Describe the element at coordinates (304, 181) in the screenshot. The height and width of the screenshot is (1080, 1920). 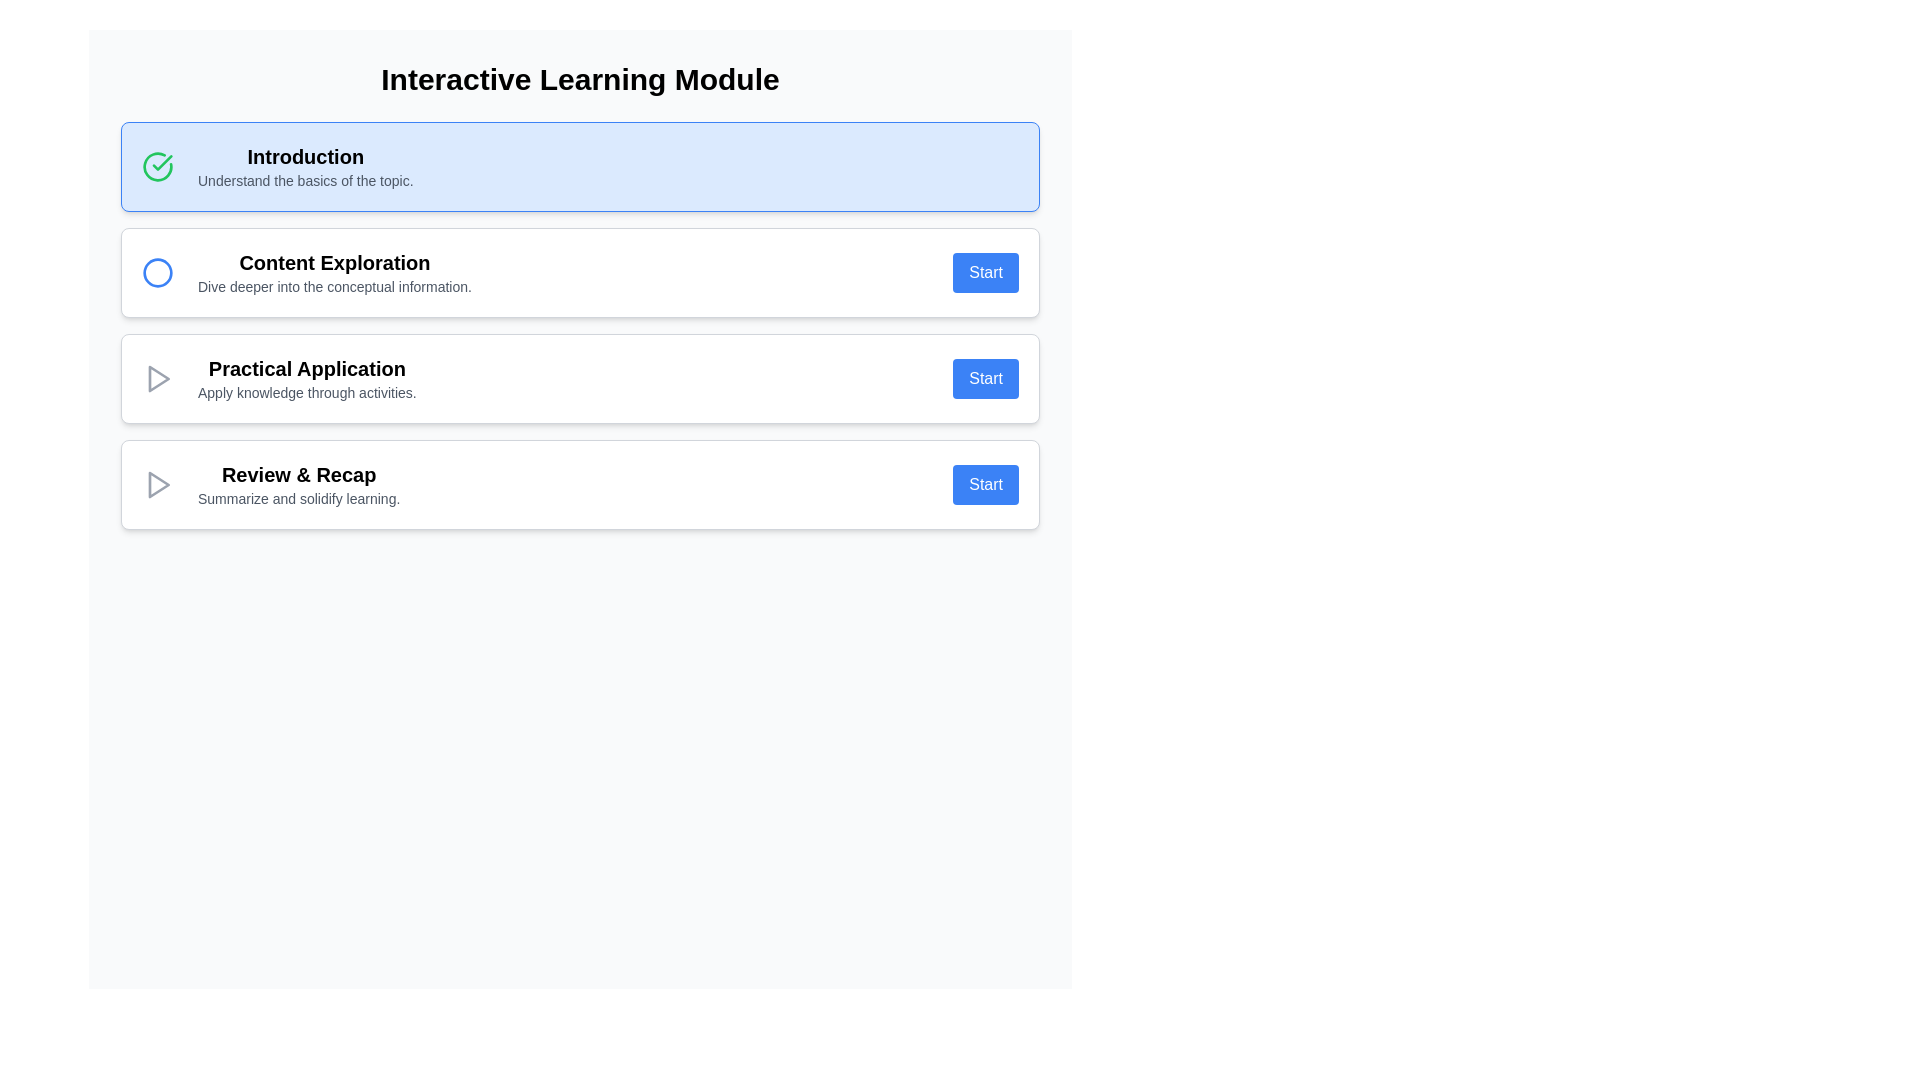
I see `the gray text label that says 'Understand the basics of the topic.' positioned below the bold title 'Introduction'` at that location.